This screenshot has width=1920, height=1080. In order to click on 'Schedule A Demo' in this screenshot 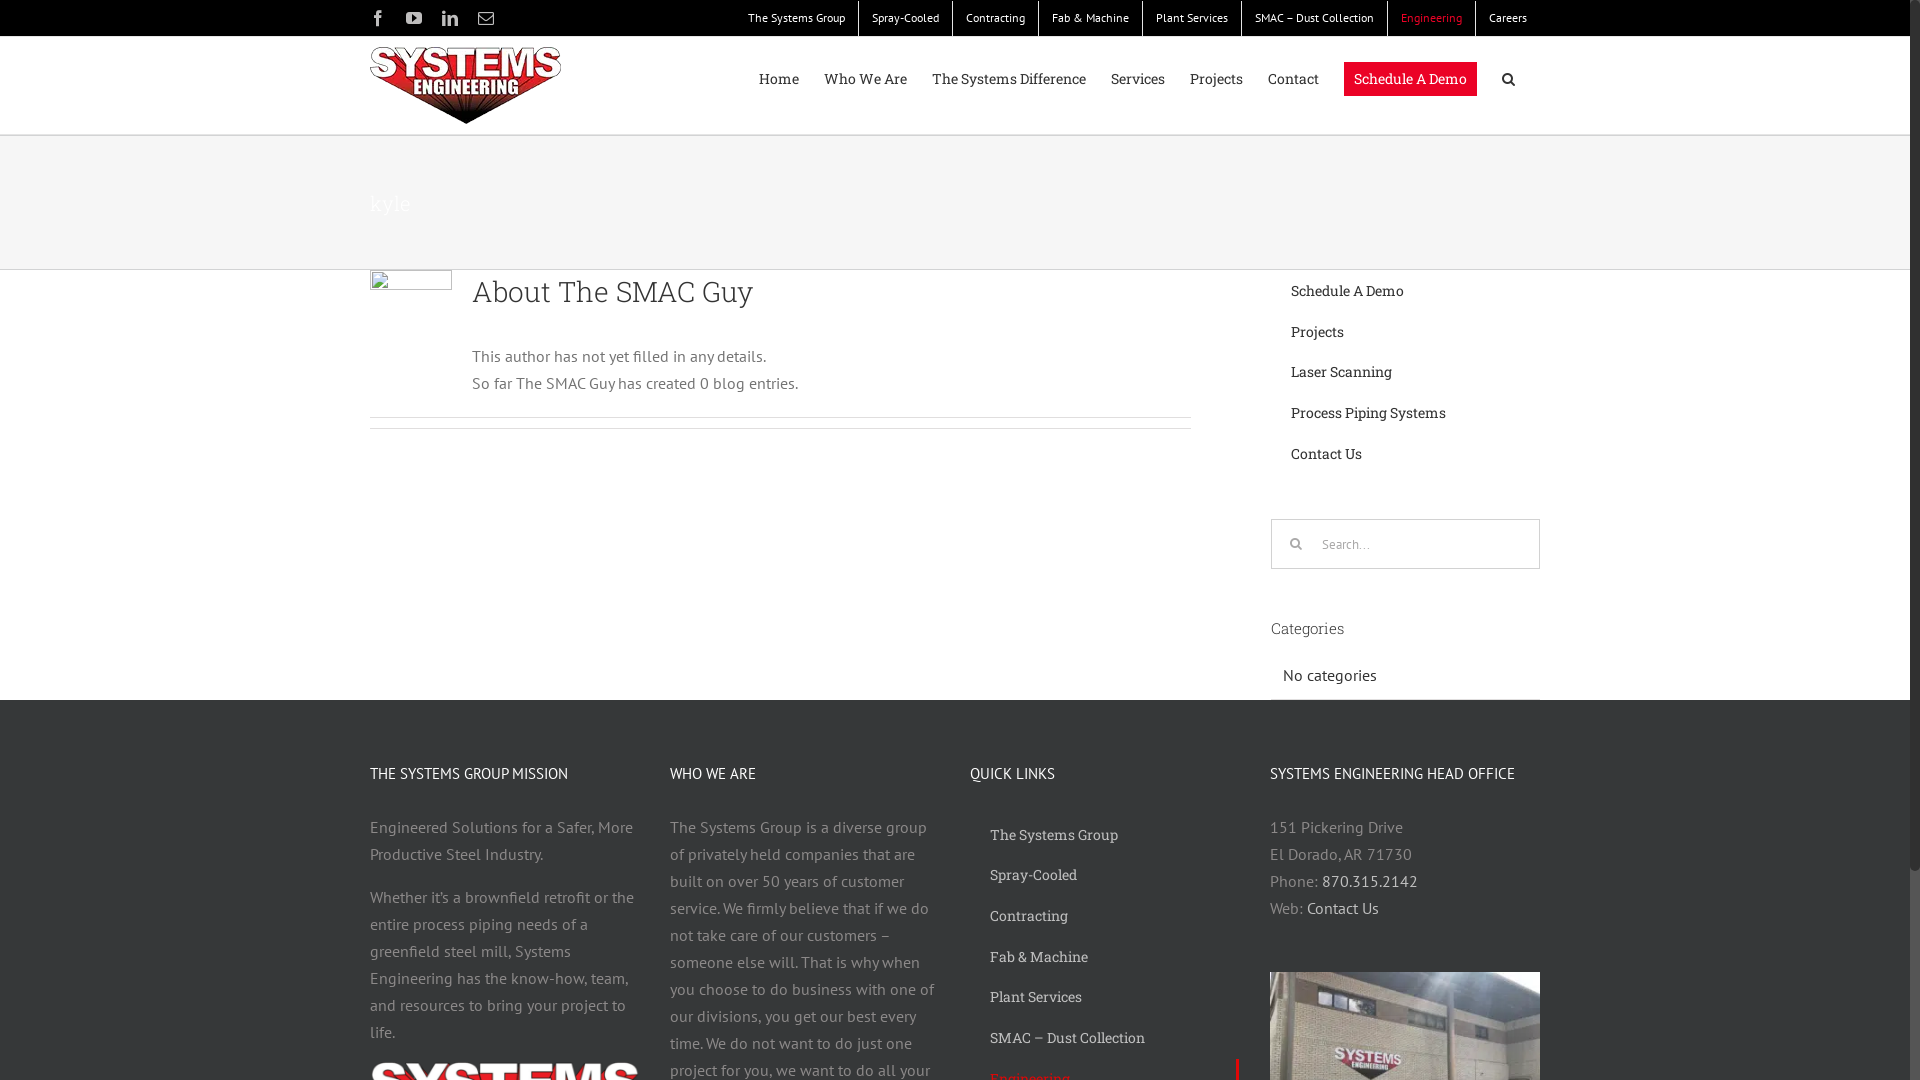, I will do `click(1344, 77)`.